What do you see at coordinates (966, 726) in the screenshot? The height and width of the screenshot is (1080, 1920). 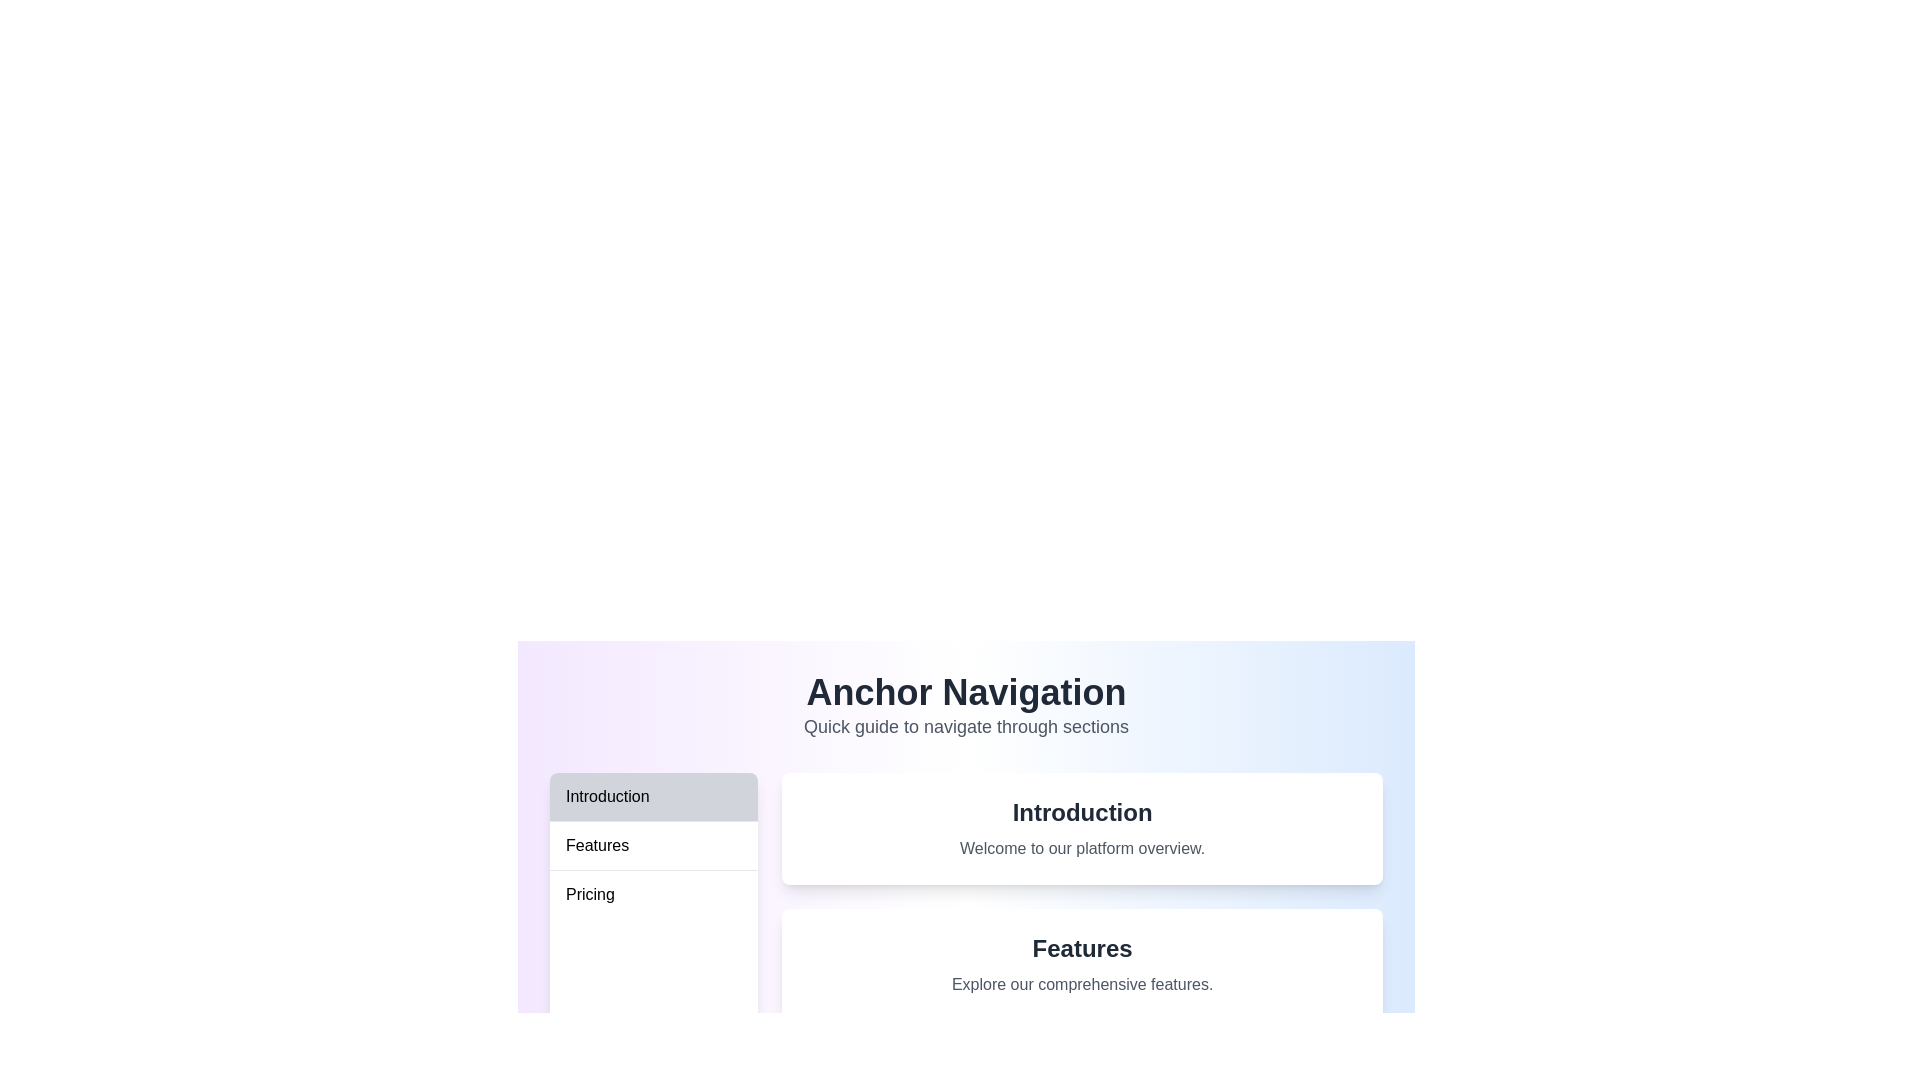 I see `the text element reading 'Quick guide to navigate through sections', which is styled in gray and positioned below the heading 'Anchor Navigation'` at bounding box center [966, 726].